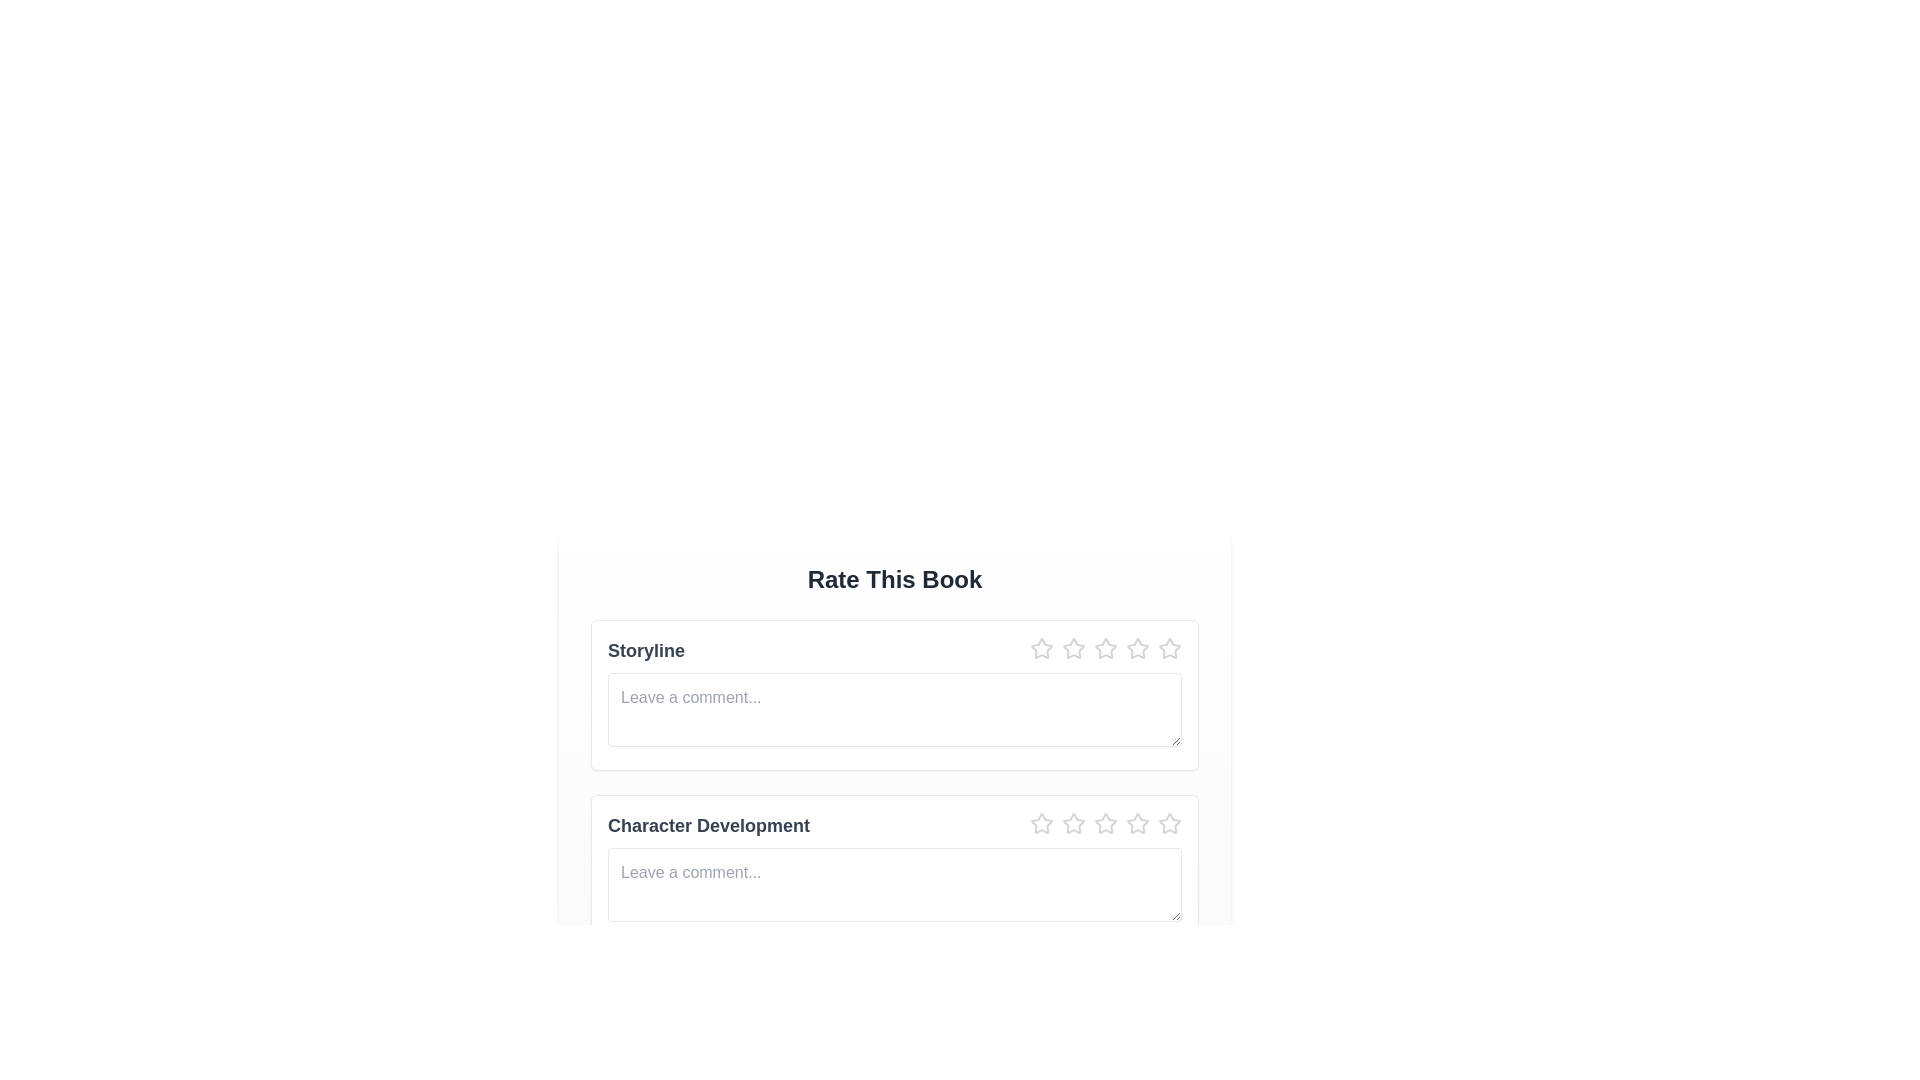  Describe the element at coordinates (1170, 648) in the screenshot. I see `the fifth star icon button` at that location.